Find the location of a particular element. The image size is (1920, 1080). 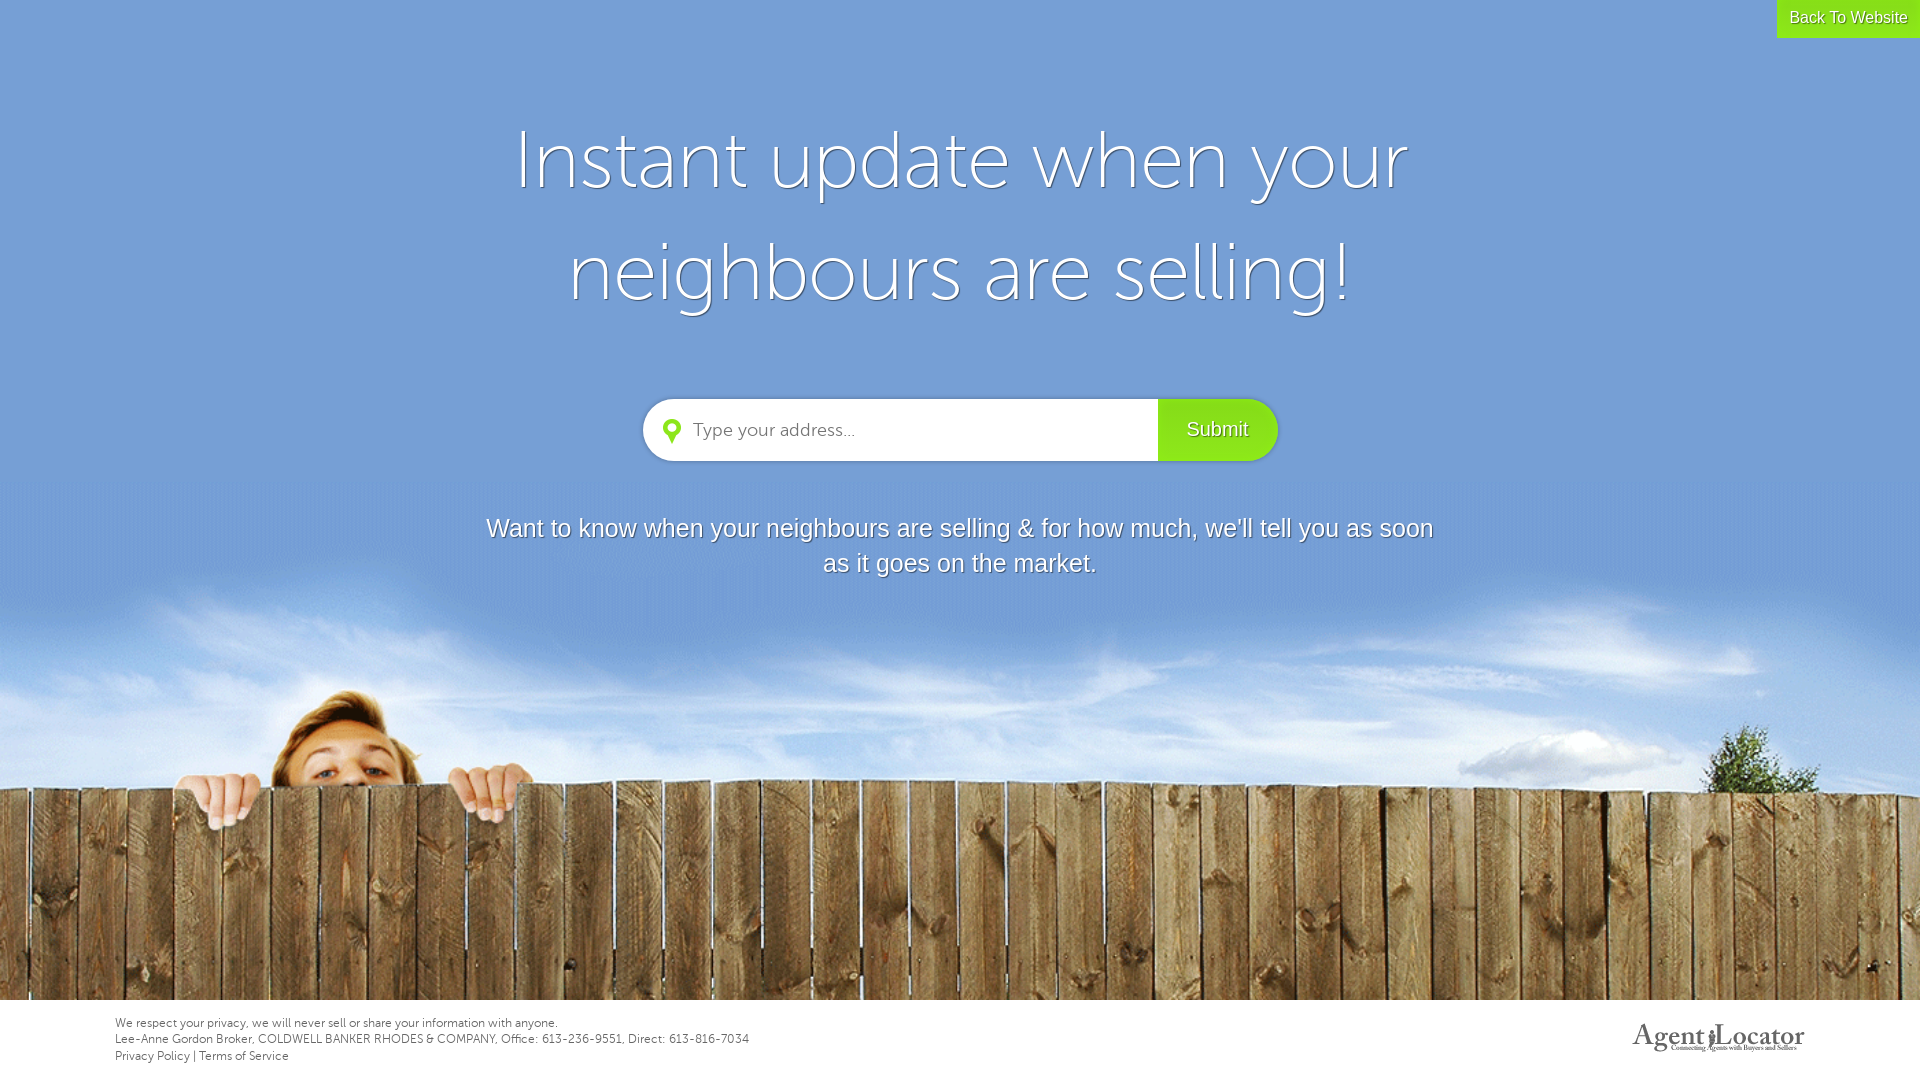

'Privacy Policy' is located at coordinates (151, 1055).